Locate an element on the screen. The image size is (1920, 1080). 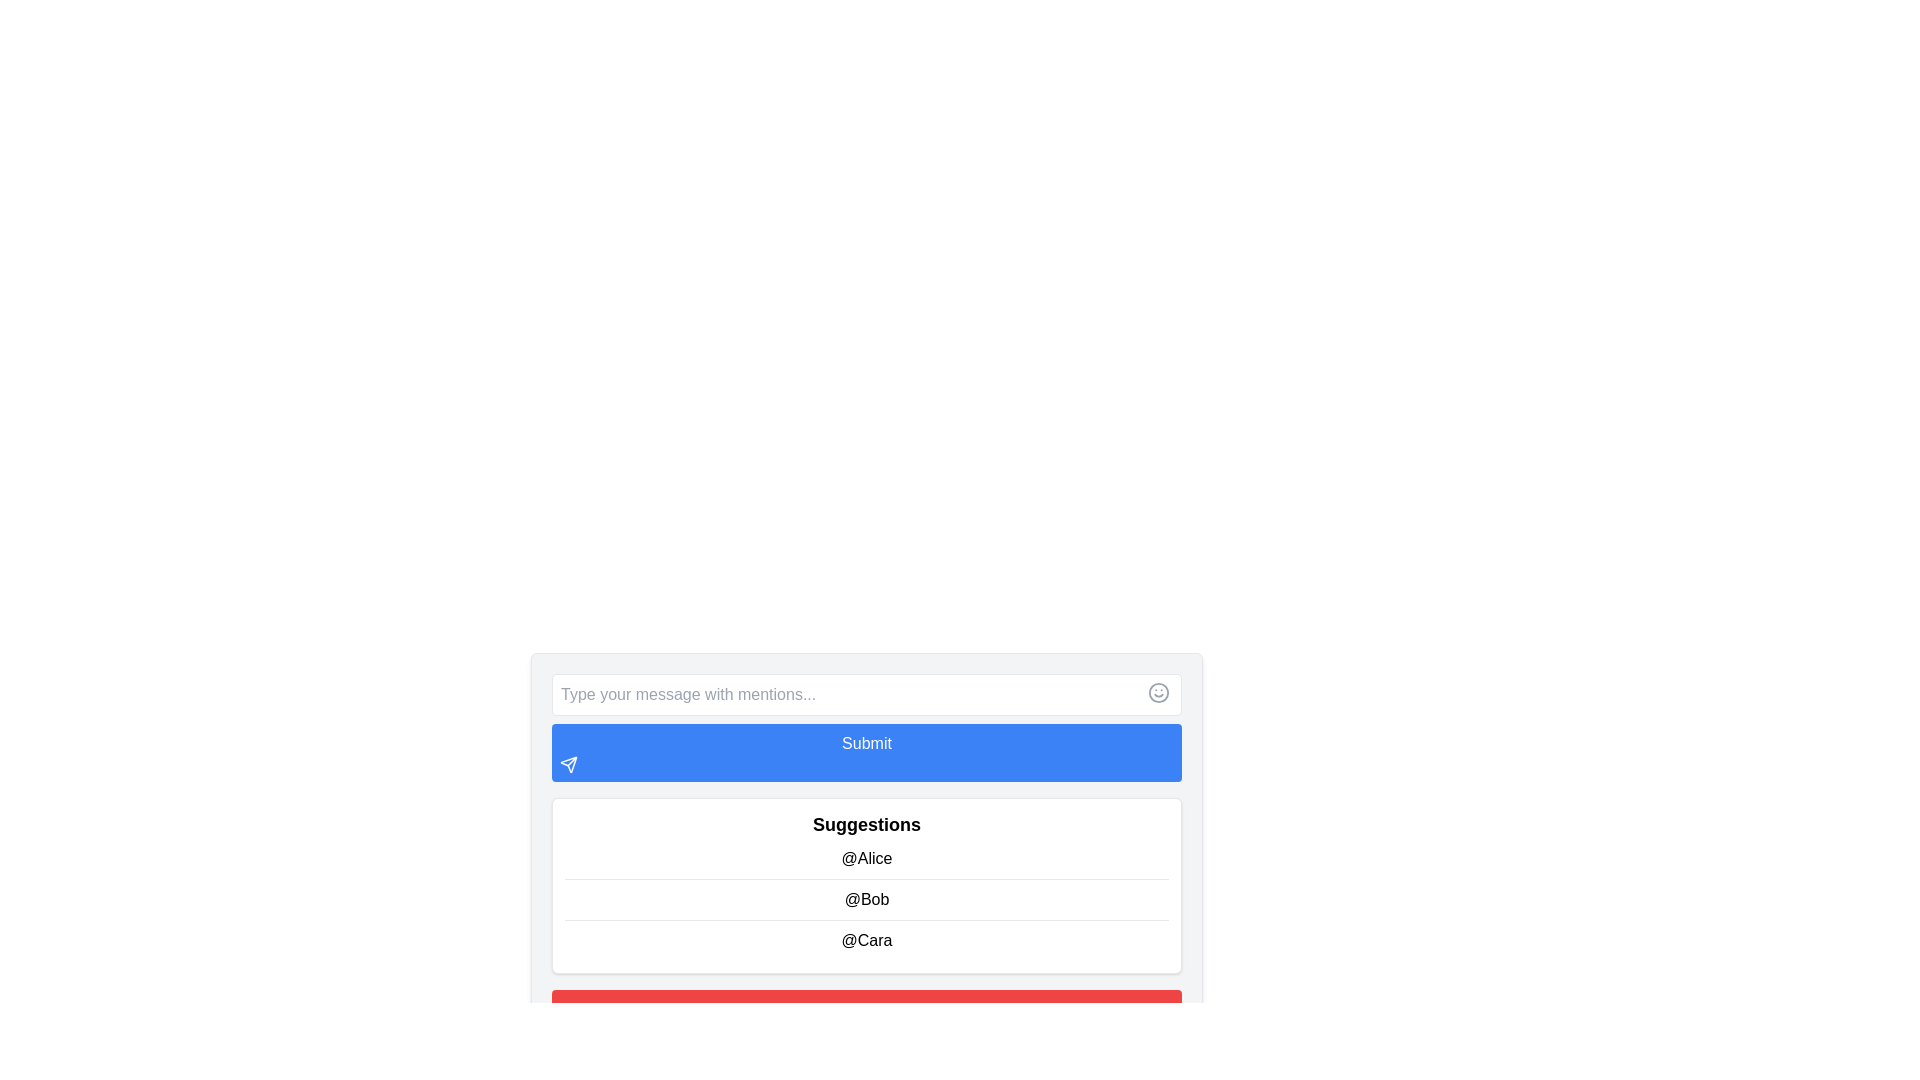
the appearance of the Close icon (cross line) located in the bottom-right area of the interface, which serves as a visual indicator for a close or cancel action is located at coordinates (570, 1033).